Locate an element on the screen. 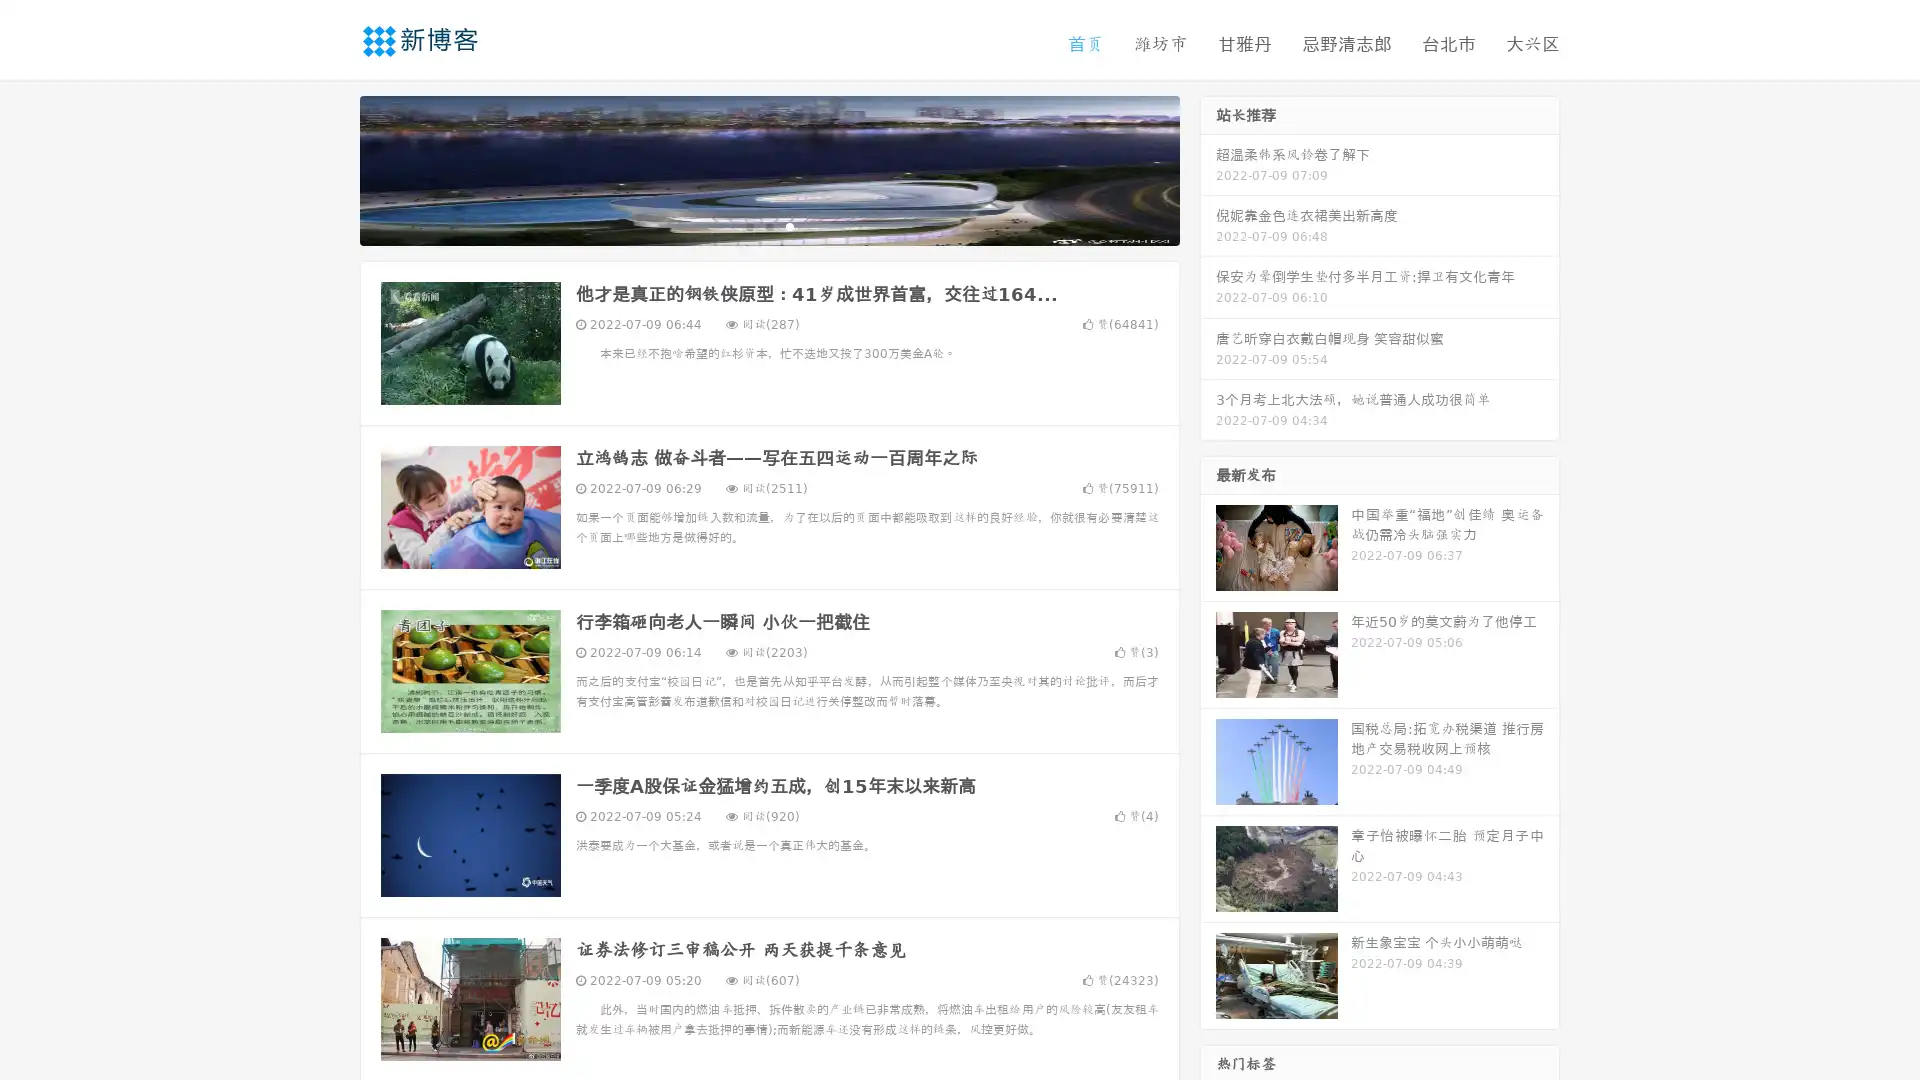 Image resolution: width=1920 pixels, height=1080 pixels. Go to slide 2 is located at coordinates (768, 225).